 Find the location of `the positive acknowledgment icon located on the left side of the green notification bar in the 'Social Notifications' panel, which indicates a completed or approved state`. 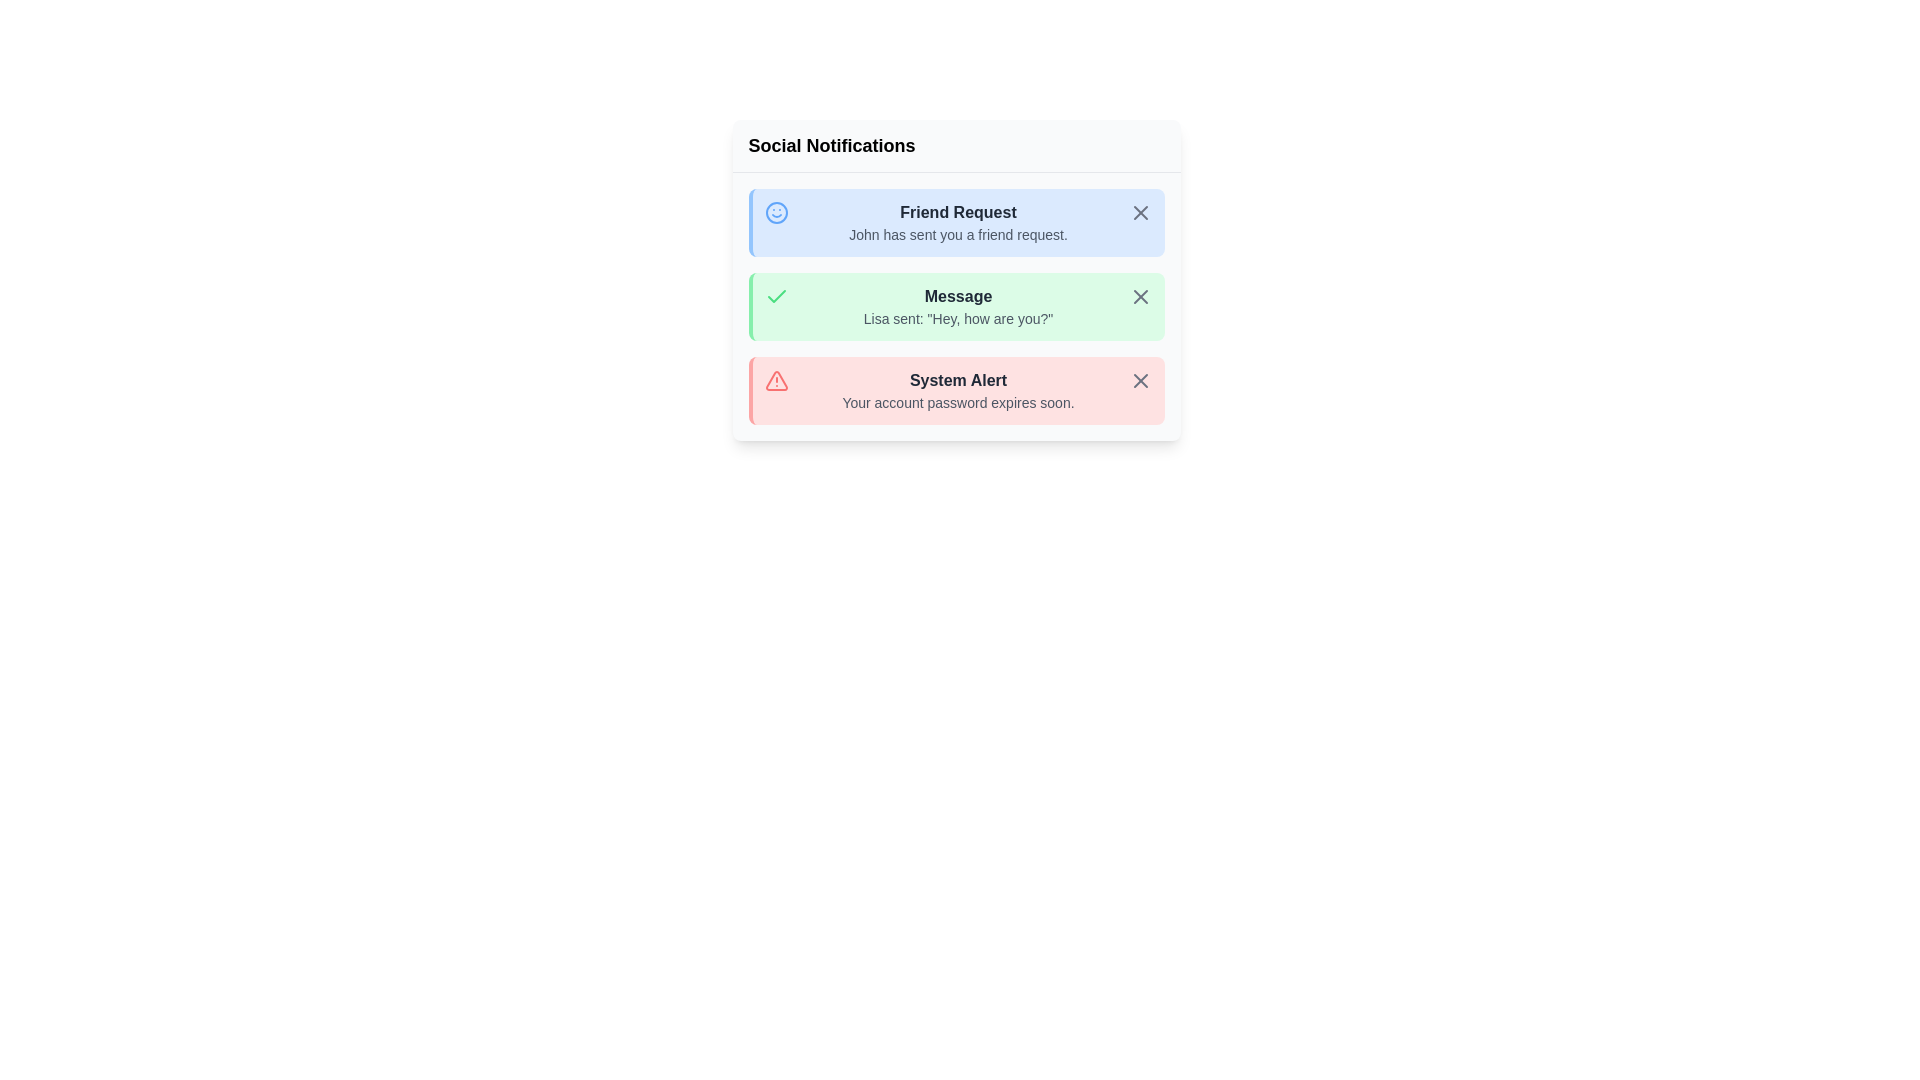

the positive acknowledgment icon located on the left side of the green notification bar in the 'Social Notifications' panel, which indicates a completed or approved state is located at coordinates (775, 297).